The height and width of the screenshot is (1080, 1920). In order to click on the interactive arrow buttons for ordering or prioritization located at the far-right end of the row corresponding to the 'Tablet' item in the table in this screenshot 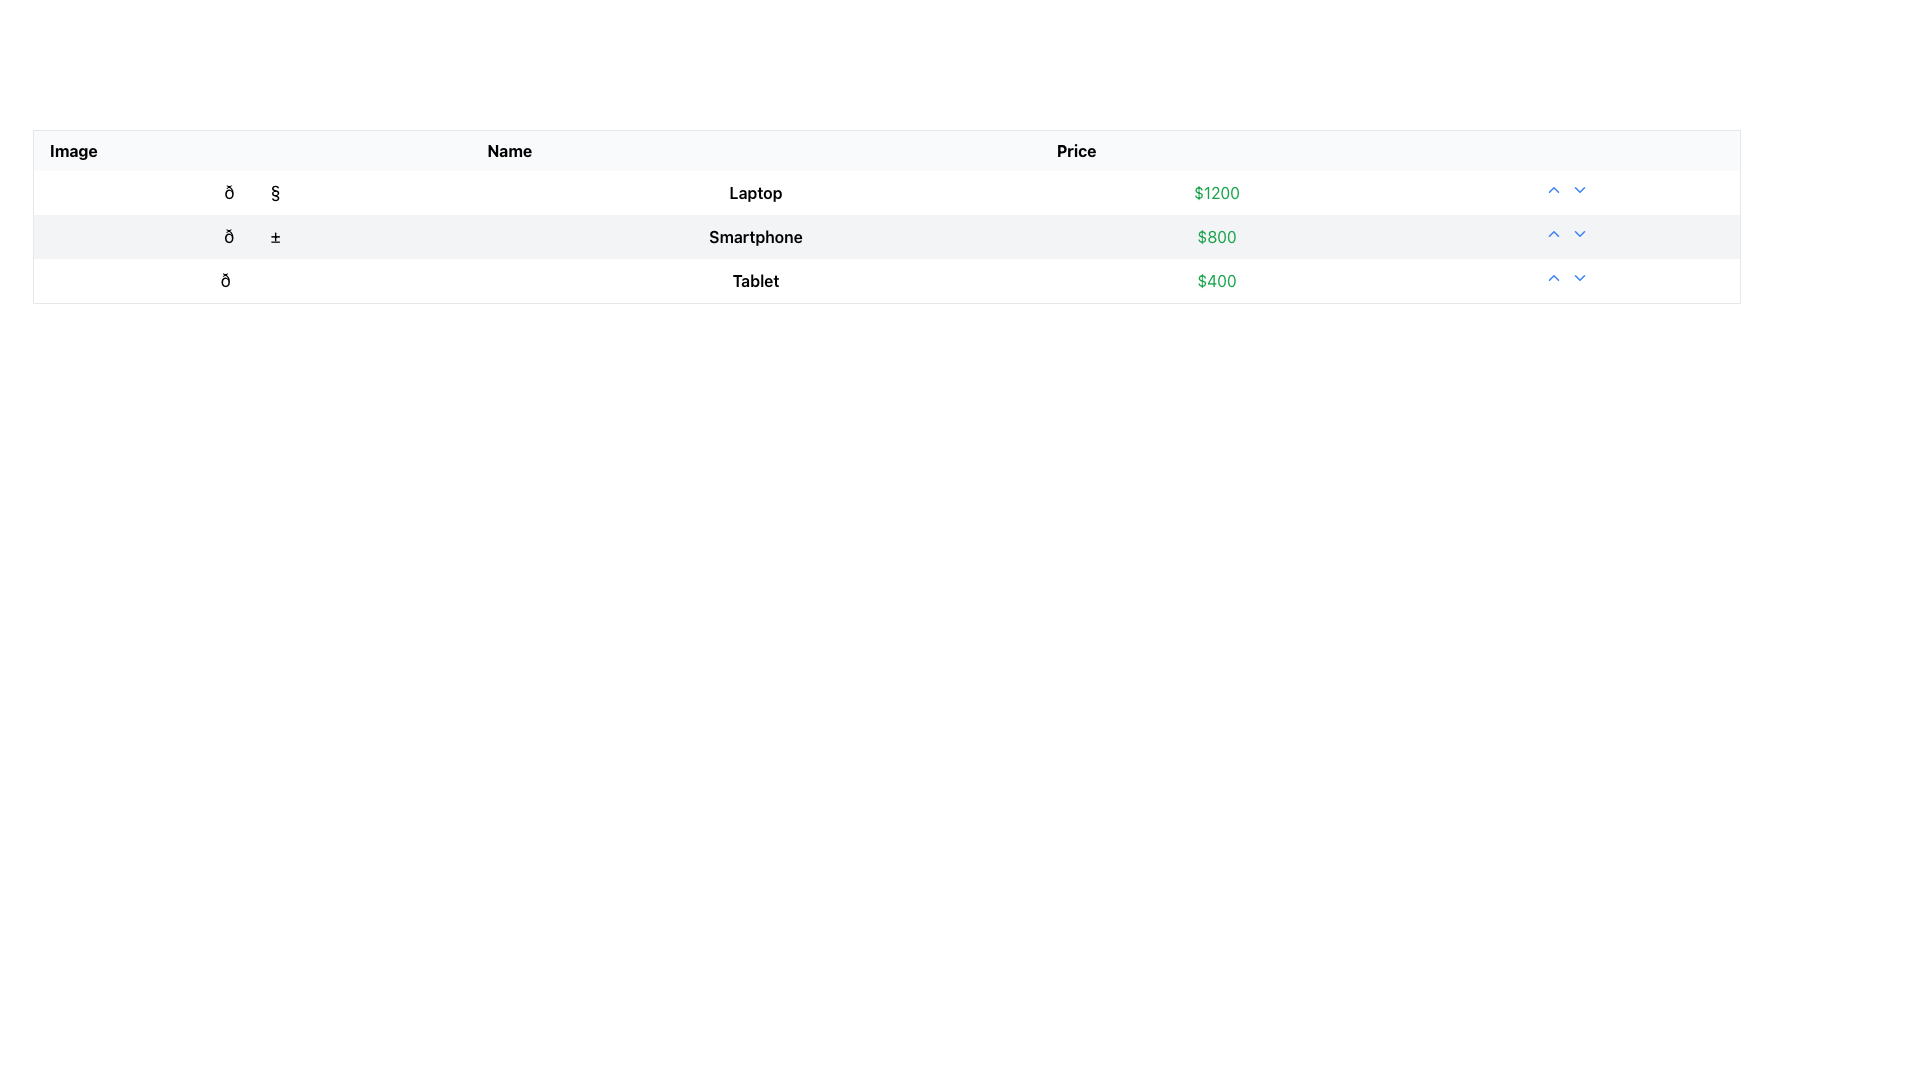, I will do `click(1565, 281)`.